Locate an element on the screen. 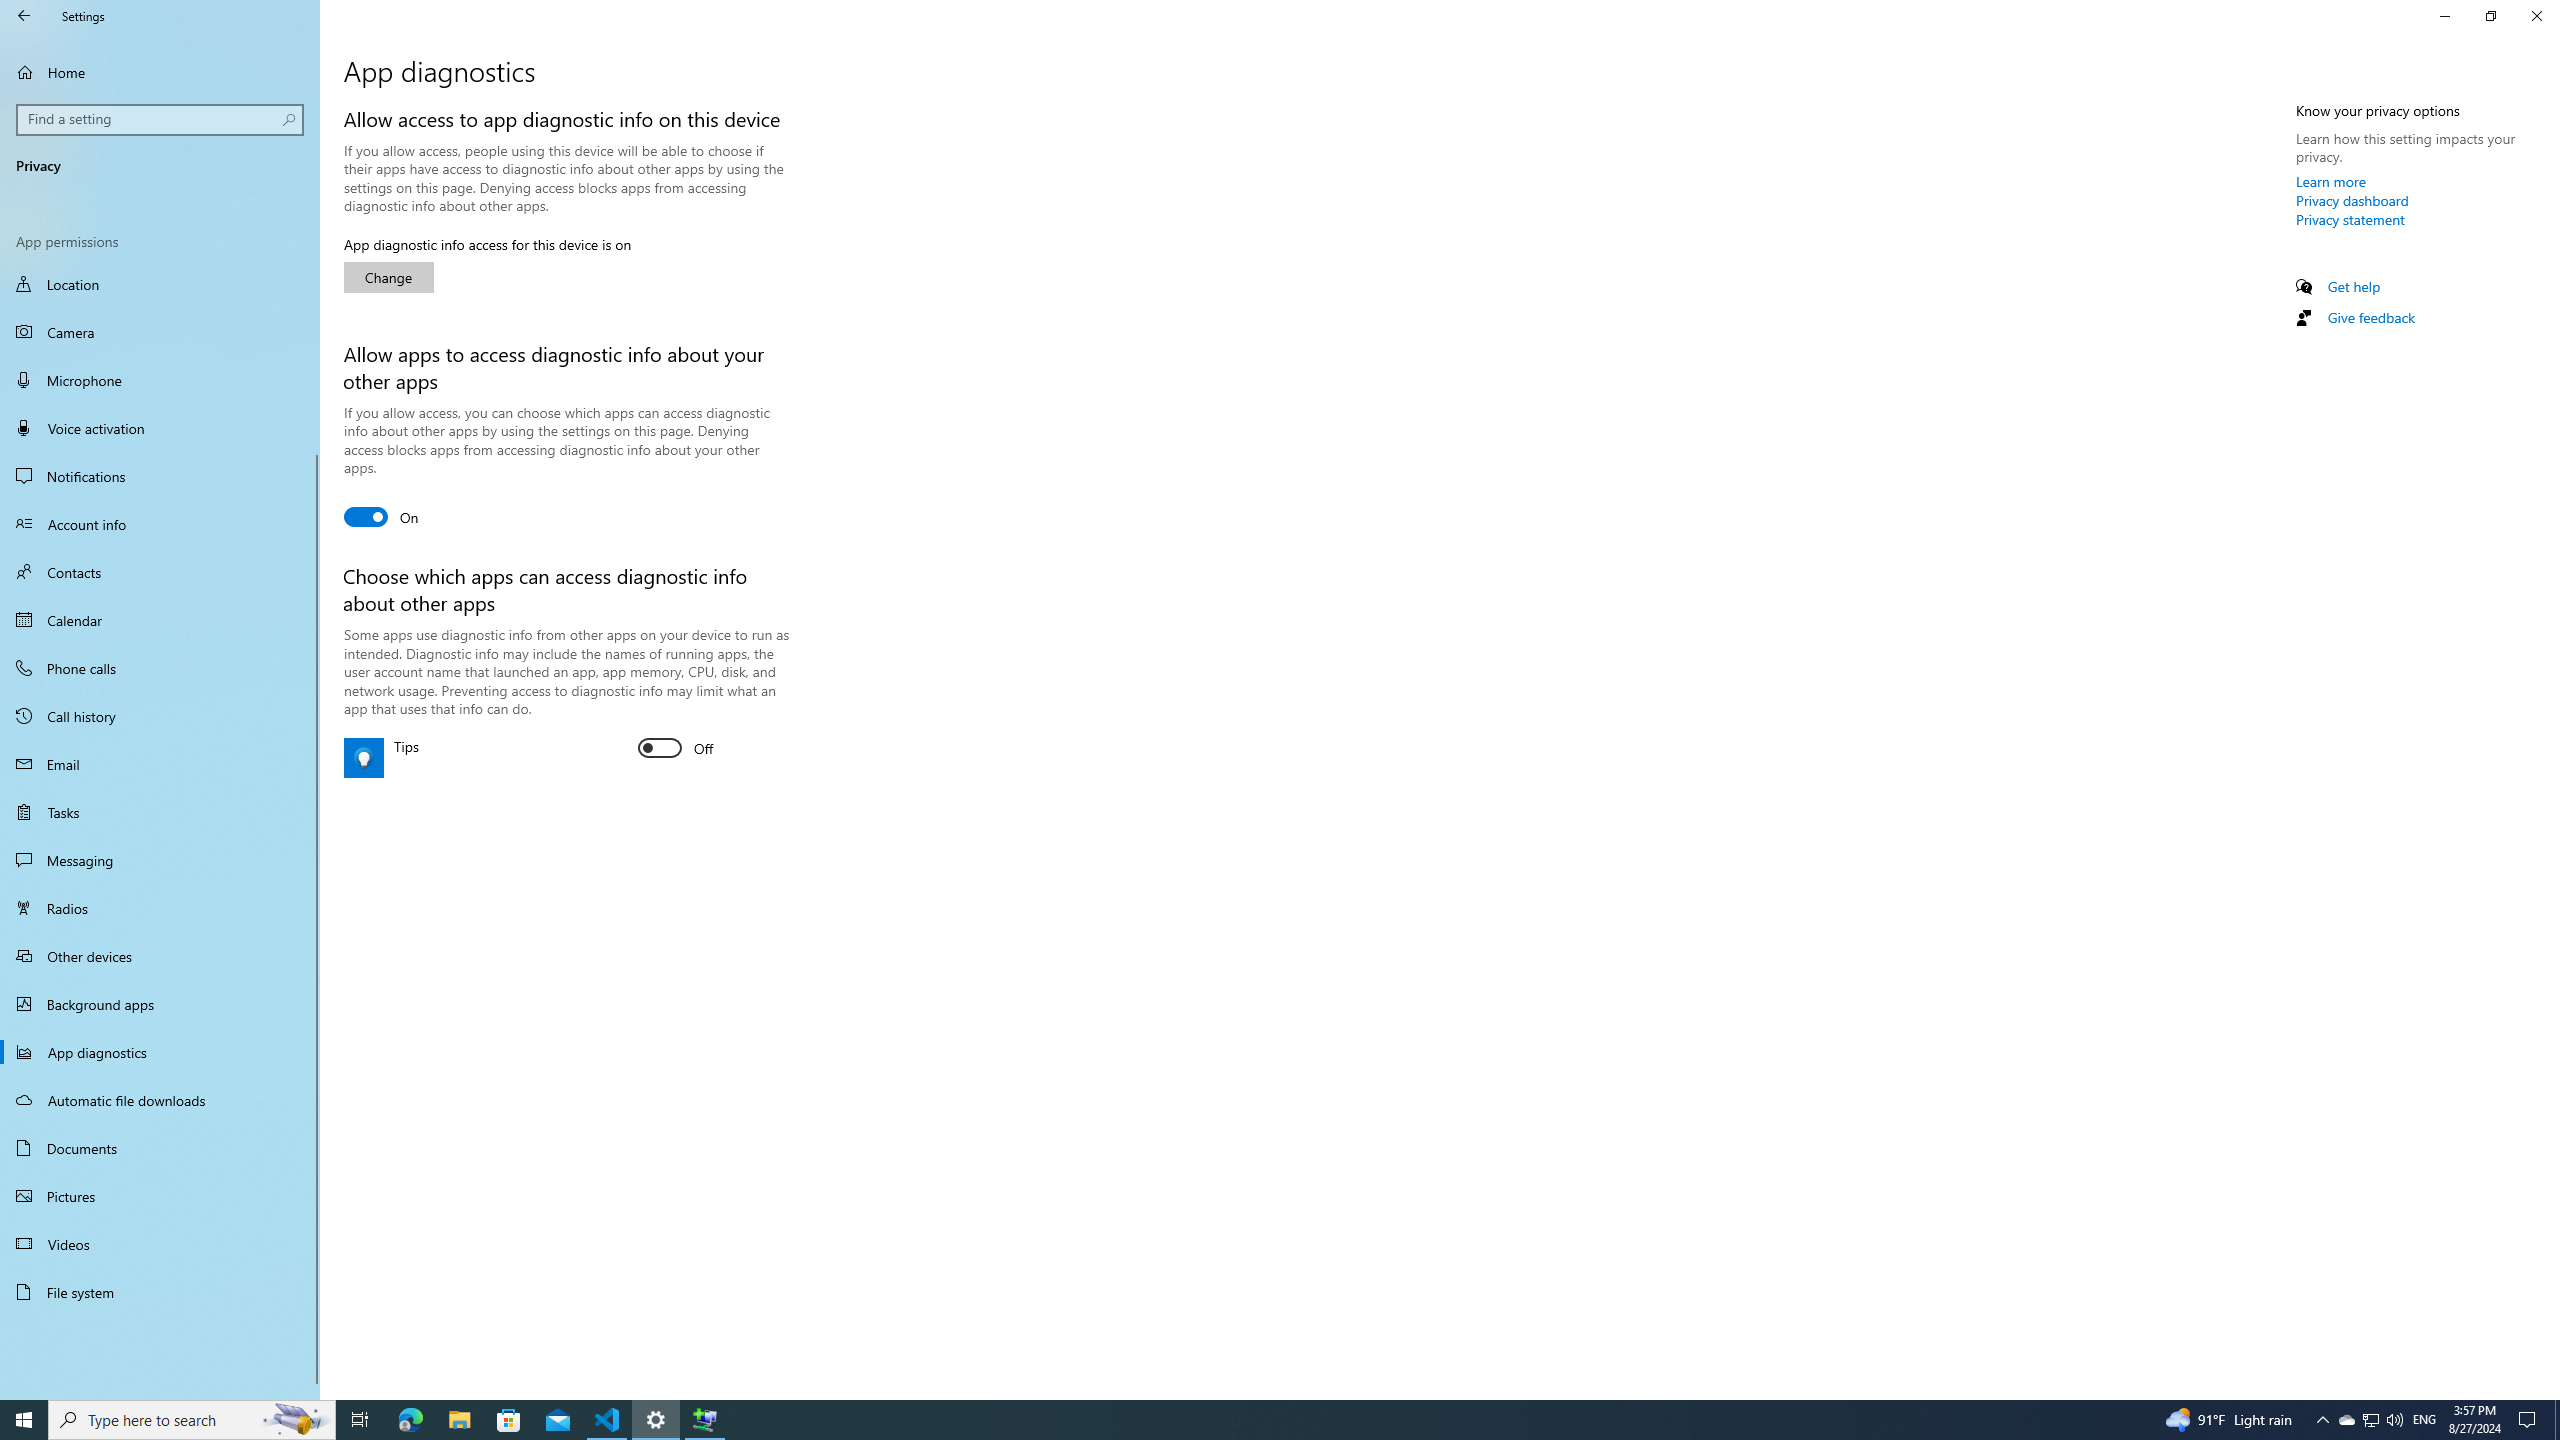 This screenshot has width=2560, height=1440. 'Contacts' is located at coordinates (159, 571).